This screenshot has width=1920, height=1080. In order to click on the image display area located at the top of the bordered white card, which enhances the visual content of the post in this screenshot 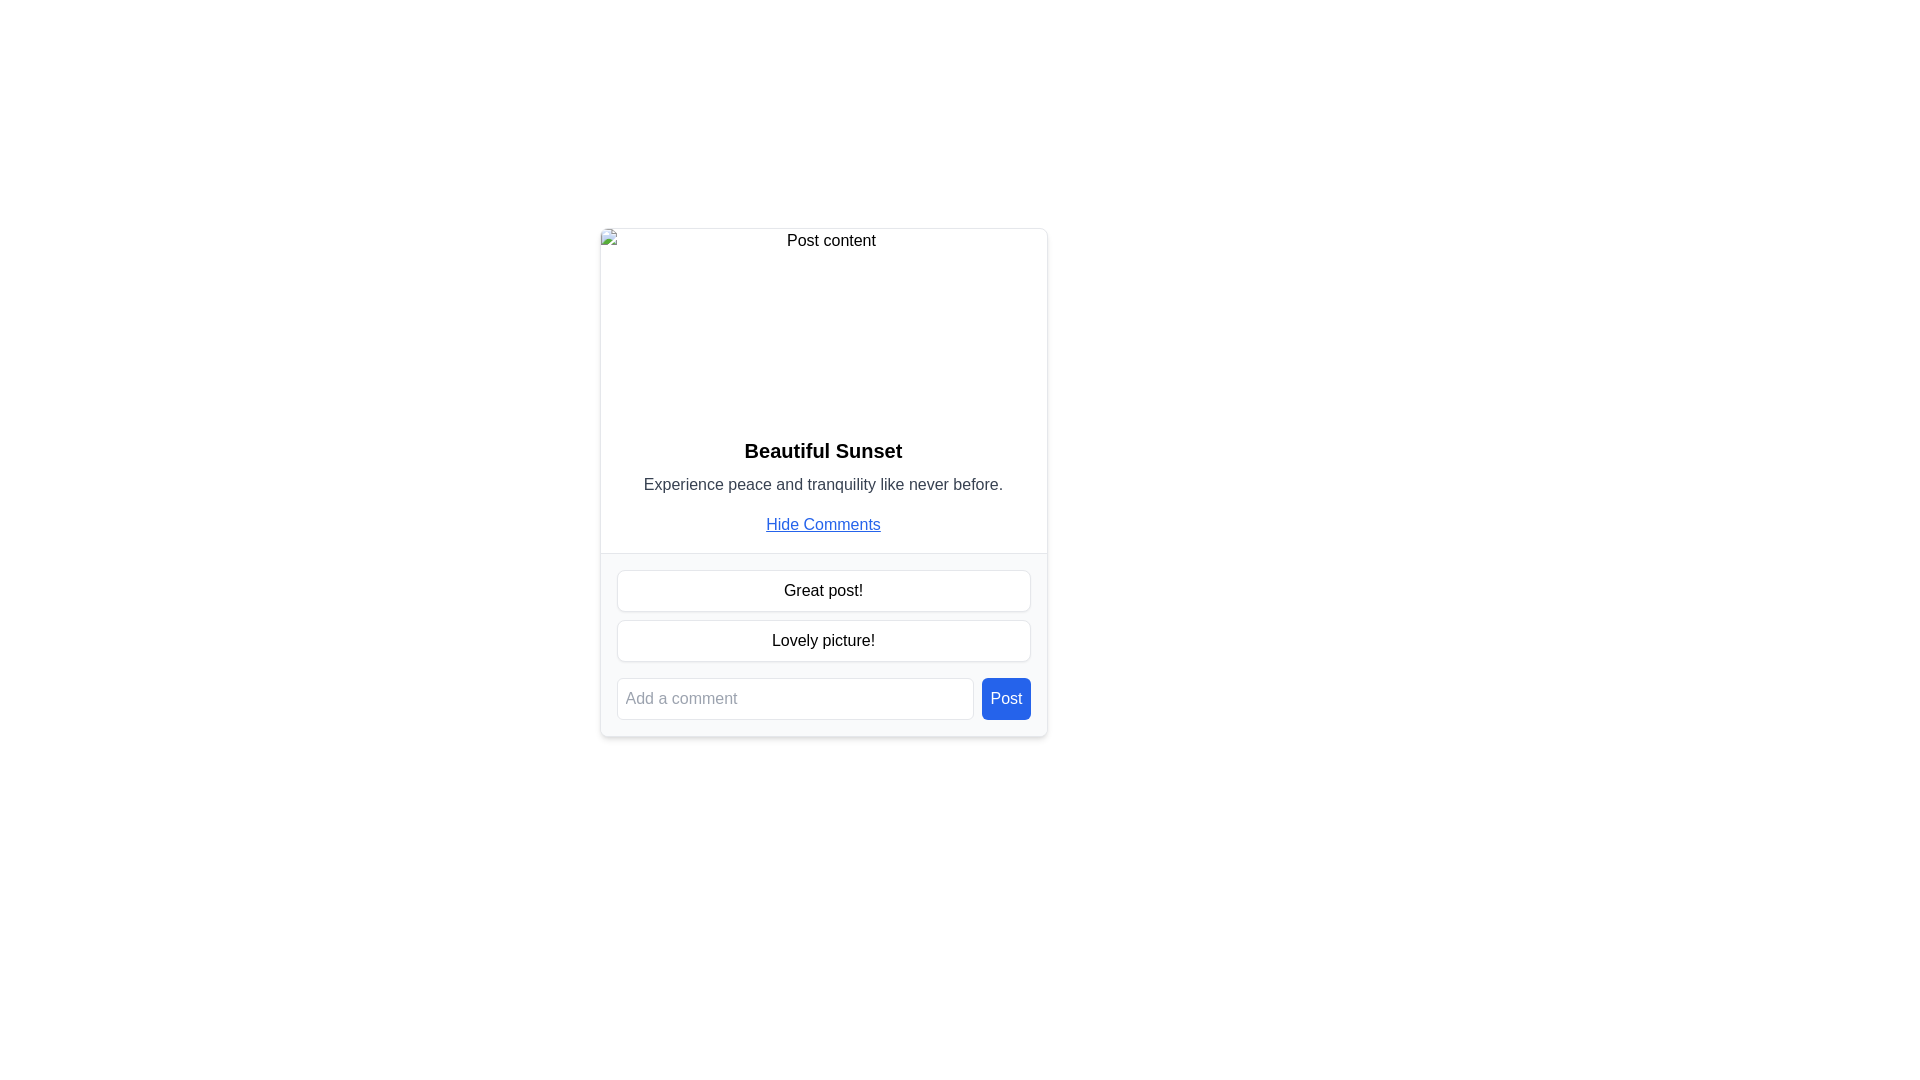, I will do `click(823, 323)`.